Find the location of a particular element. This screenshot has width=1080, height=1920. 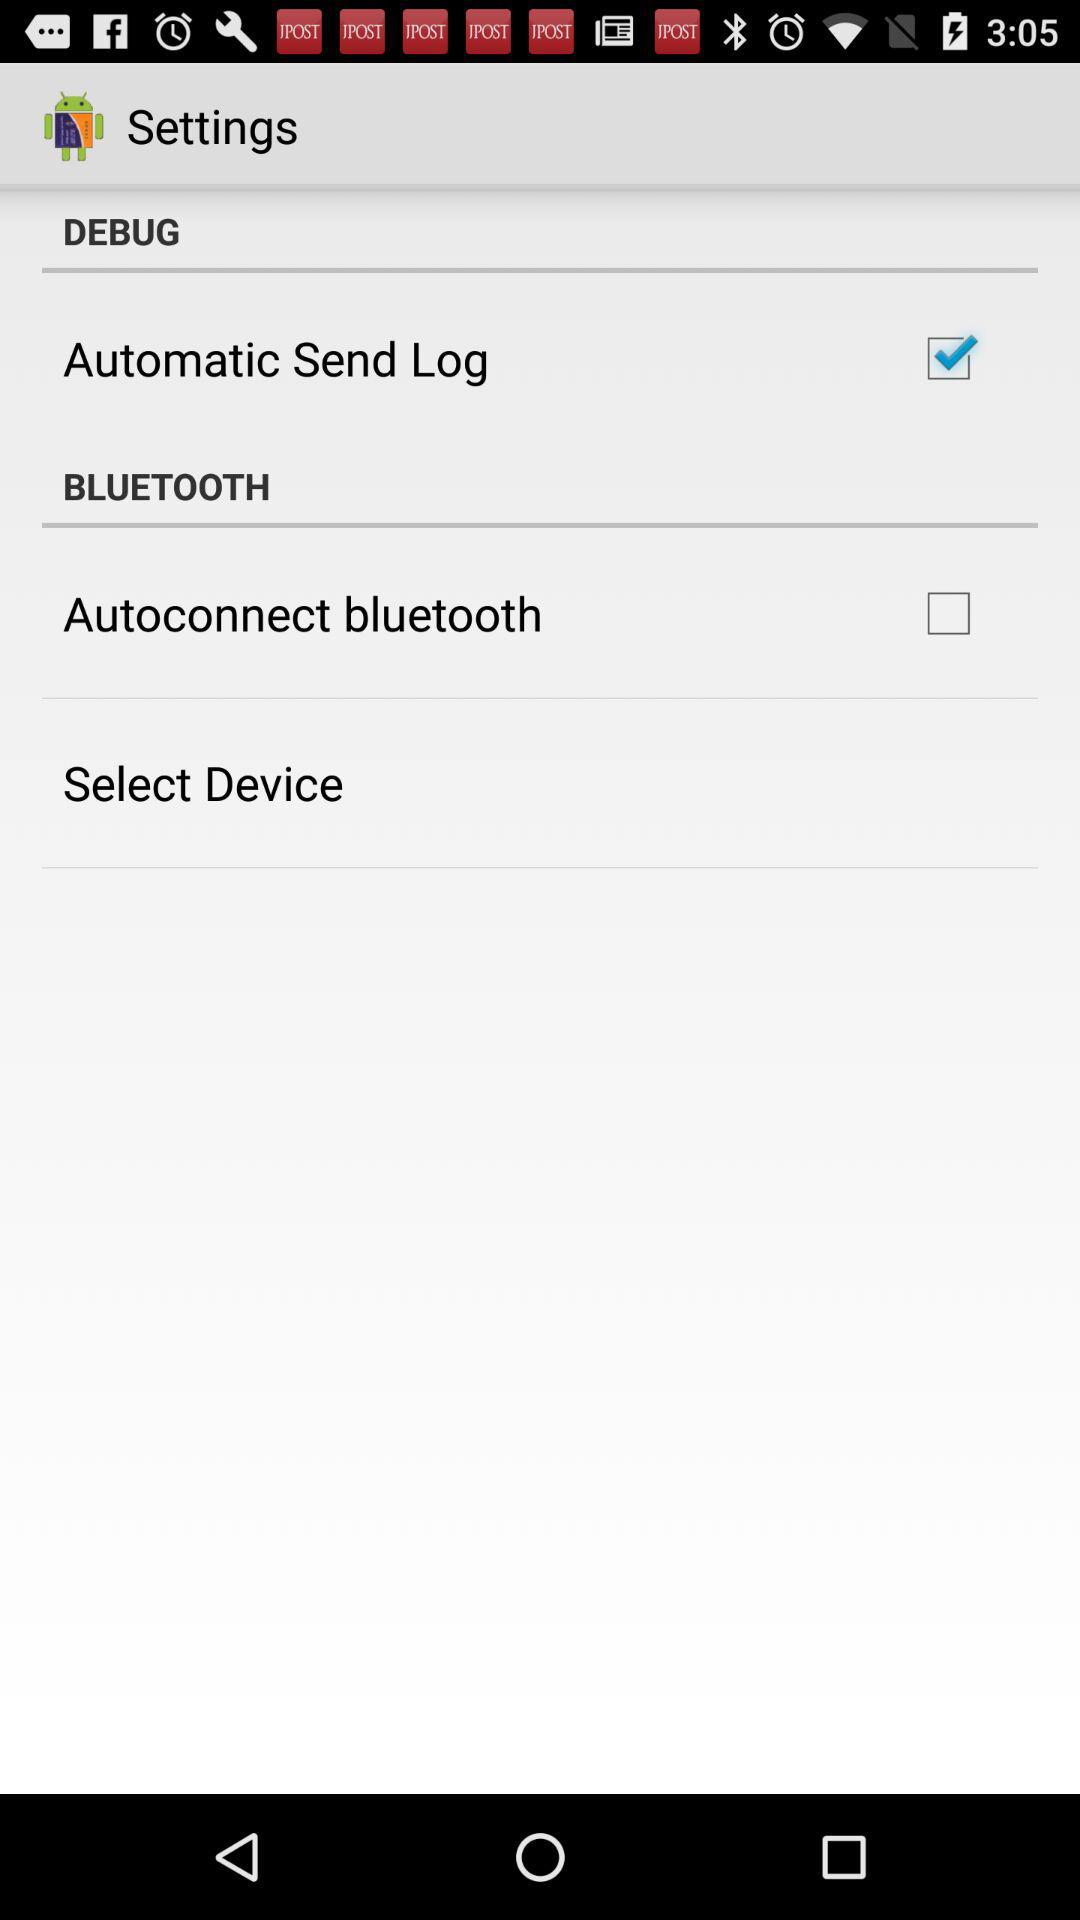

the app below the bluetooth is located at coordinates (303, 612).